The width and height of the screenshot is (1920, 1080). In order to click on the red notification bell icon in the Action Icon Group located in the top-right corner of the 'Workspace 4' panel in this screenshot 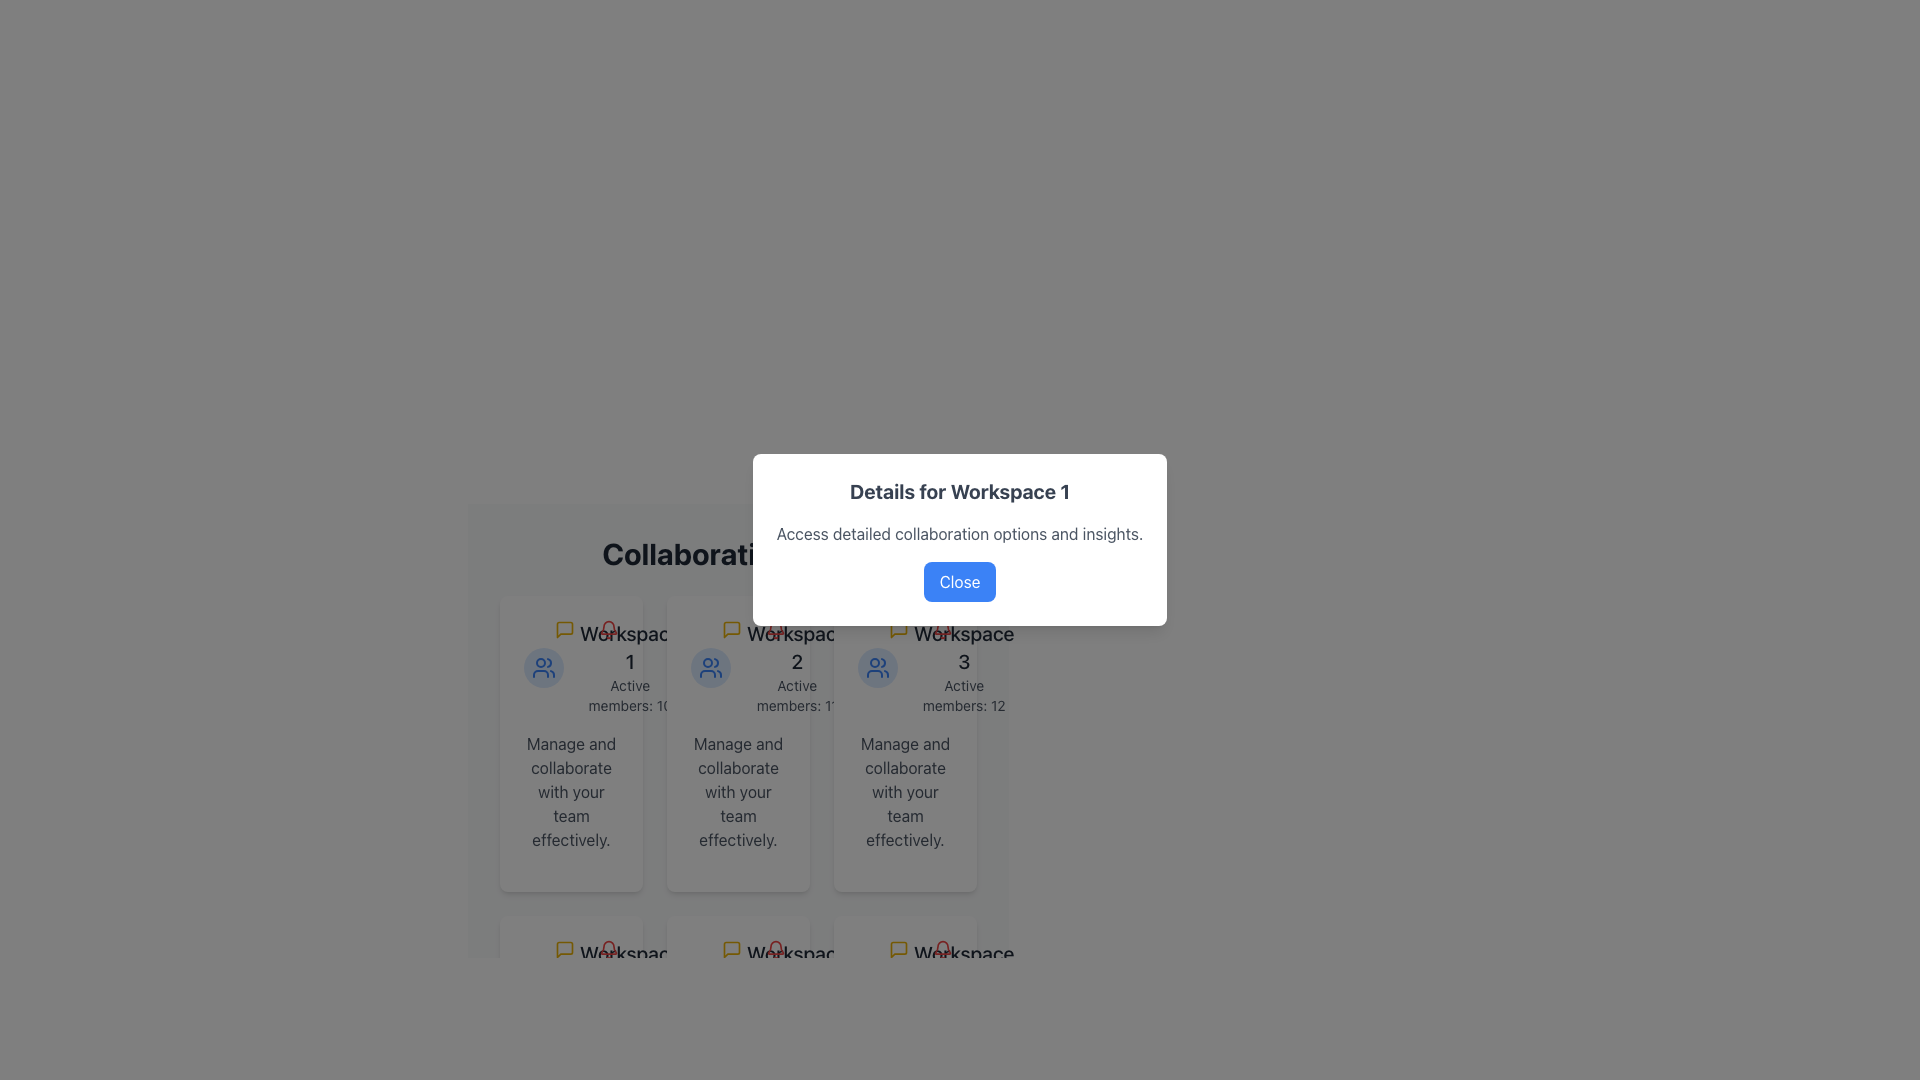, I will do `click(585, 948)`.